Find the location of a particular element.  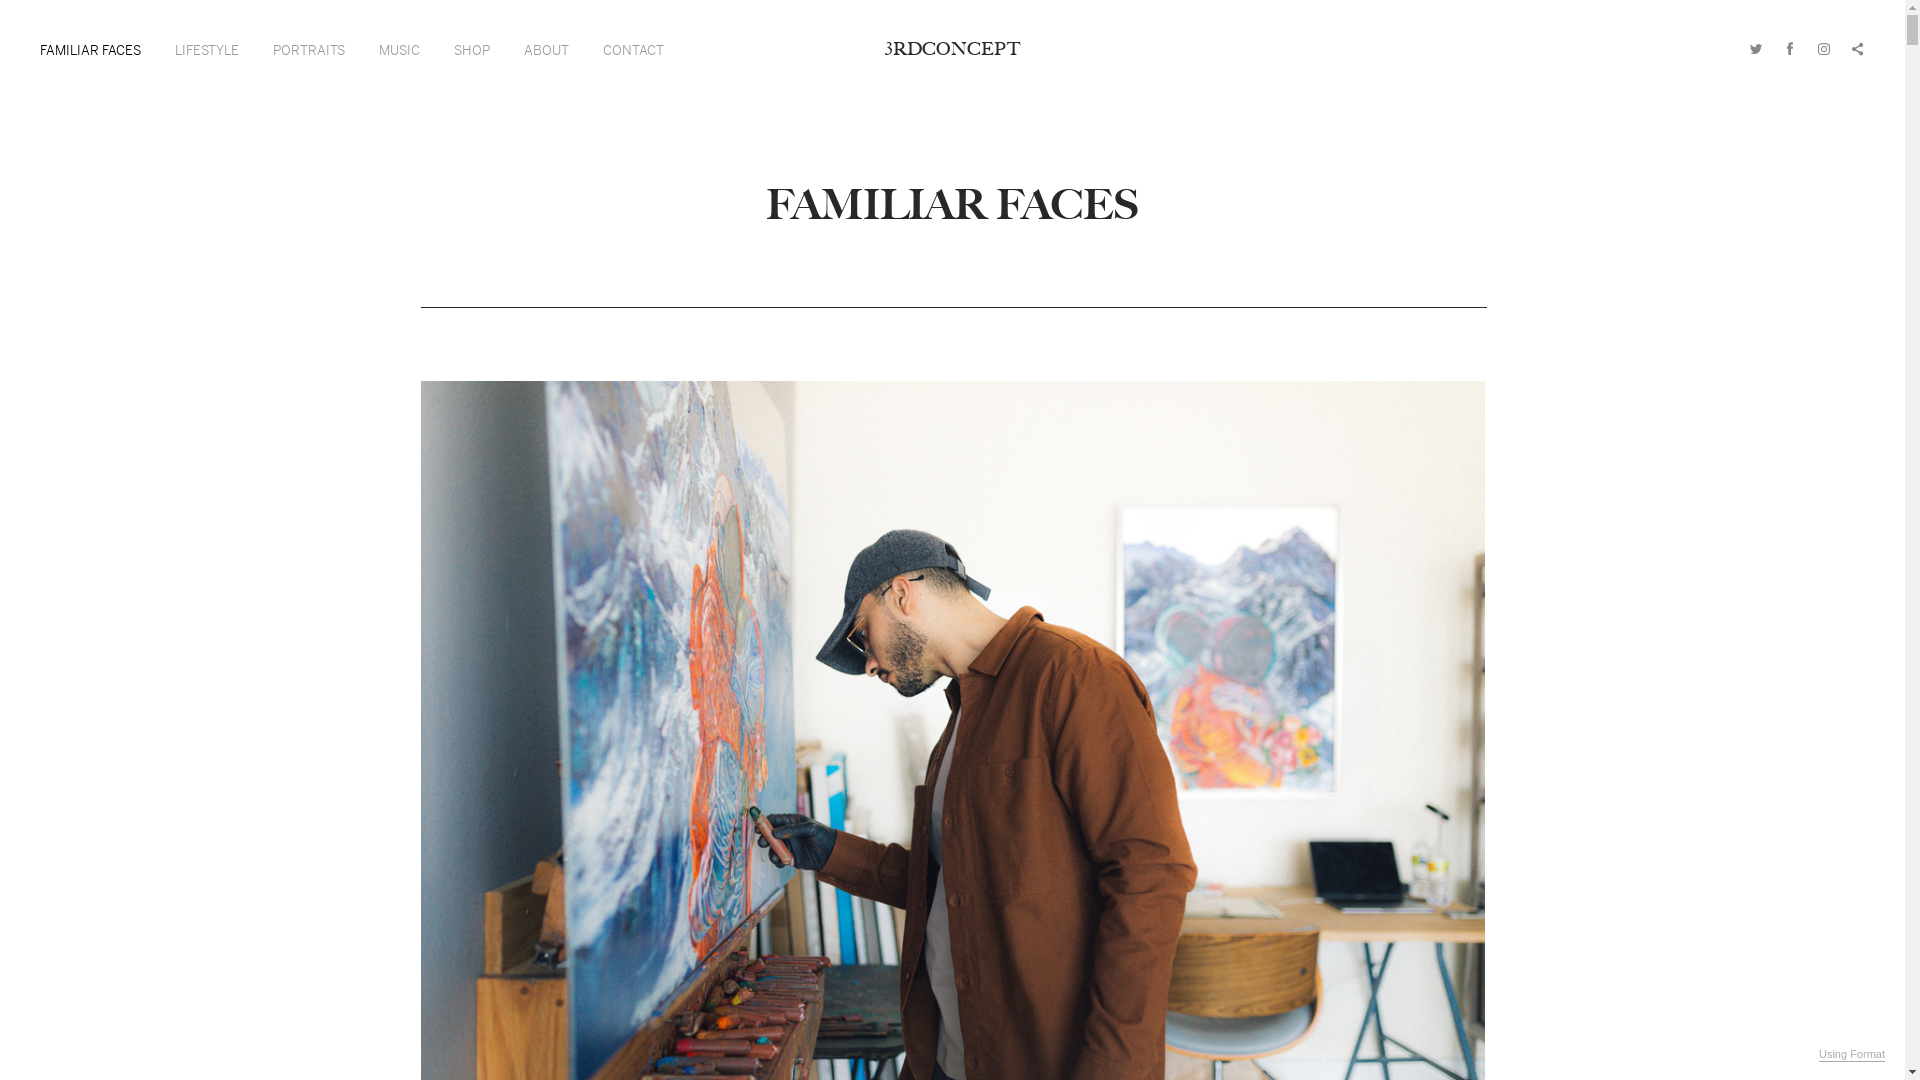

'3RDCONCEPT' is located at coordinates (951, 48).